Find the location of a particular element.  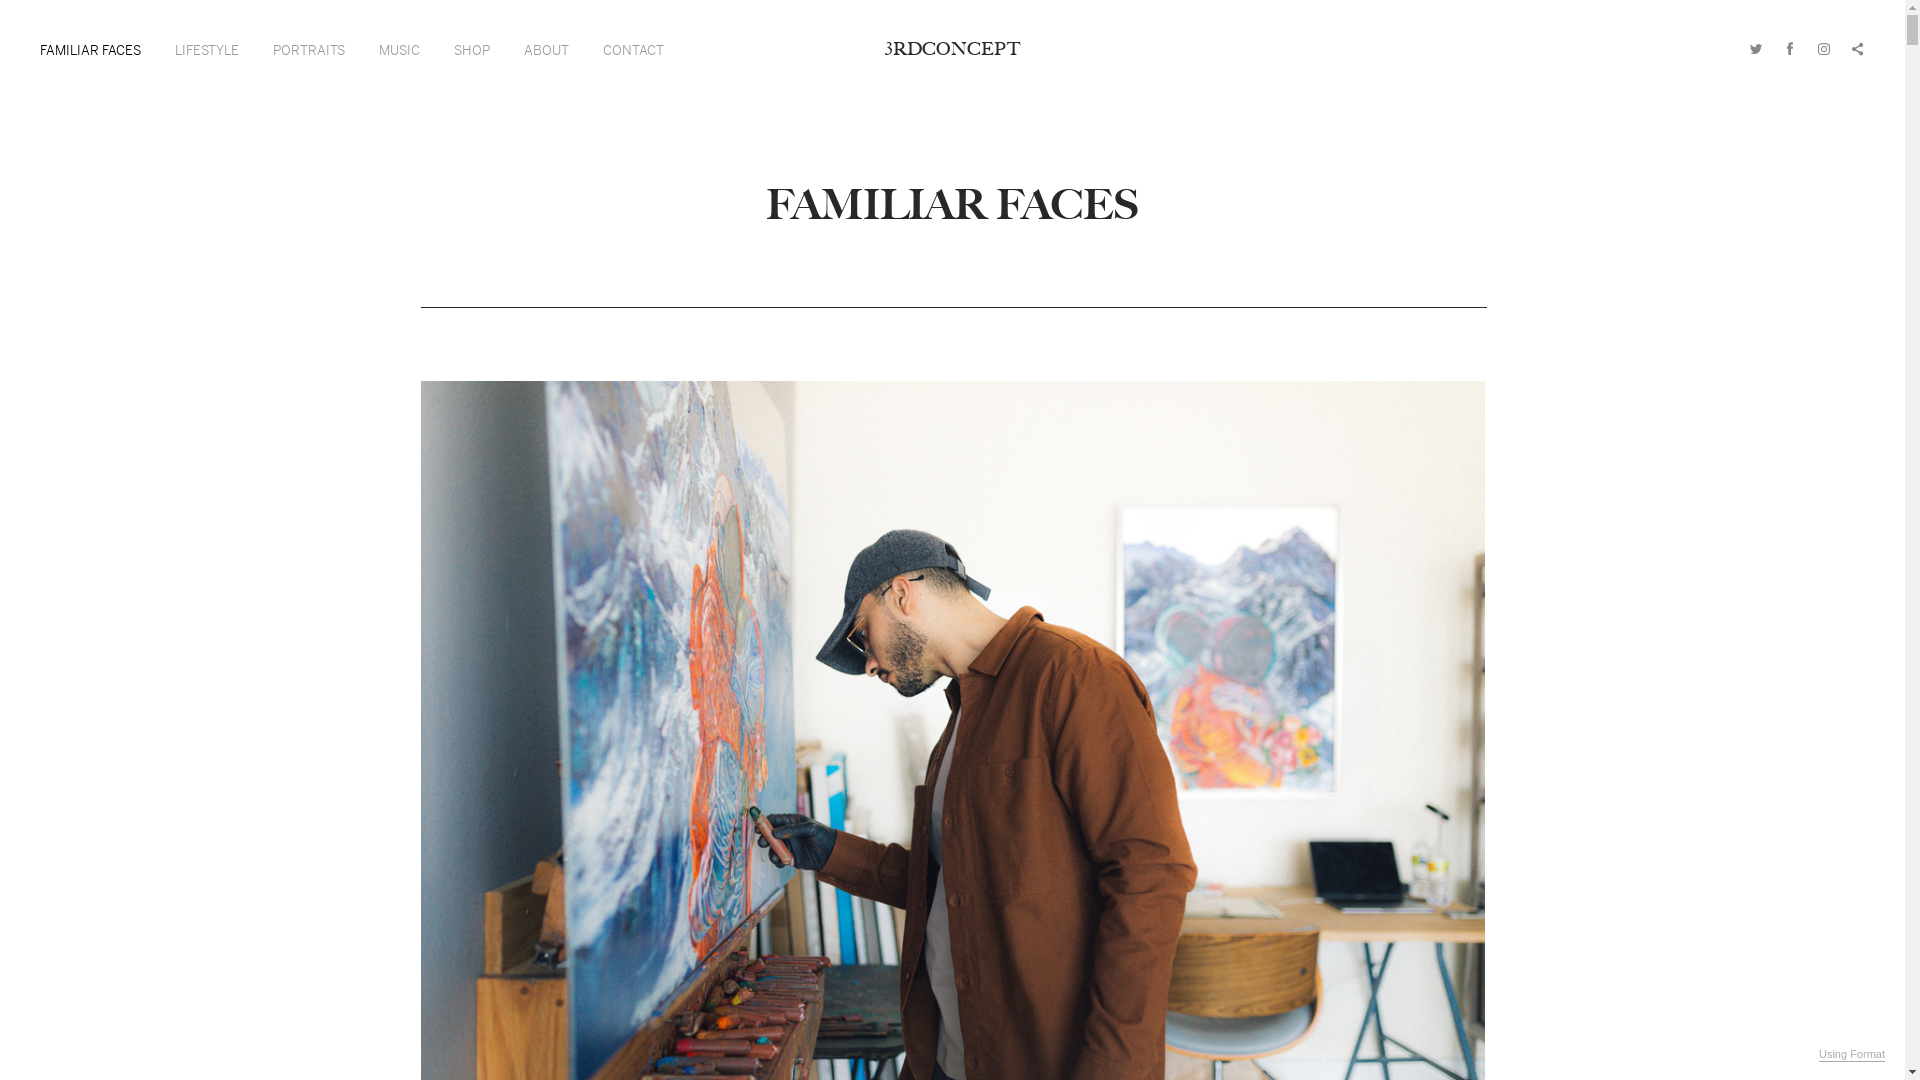

'3RDCONCEPT' is located at coordinates (951, 48).